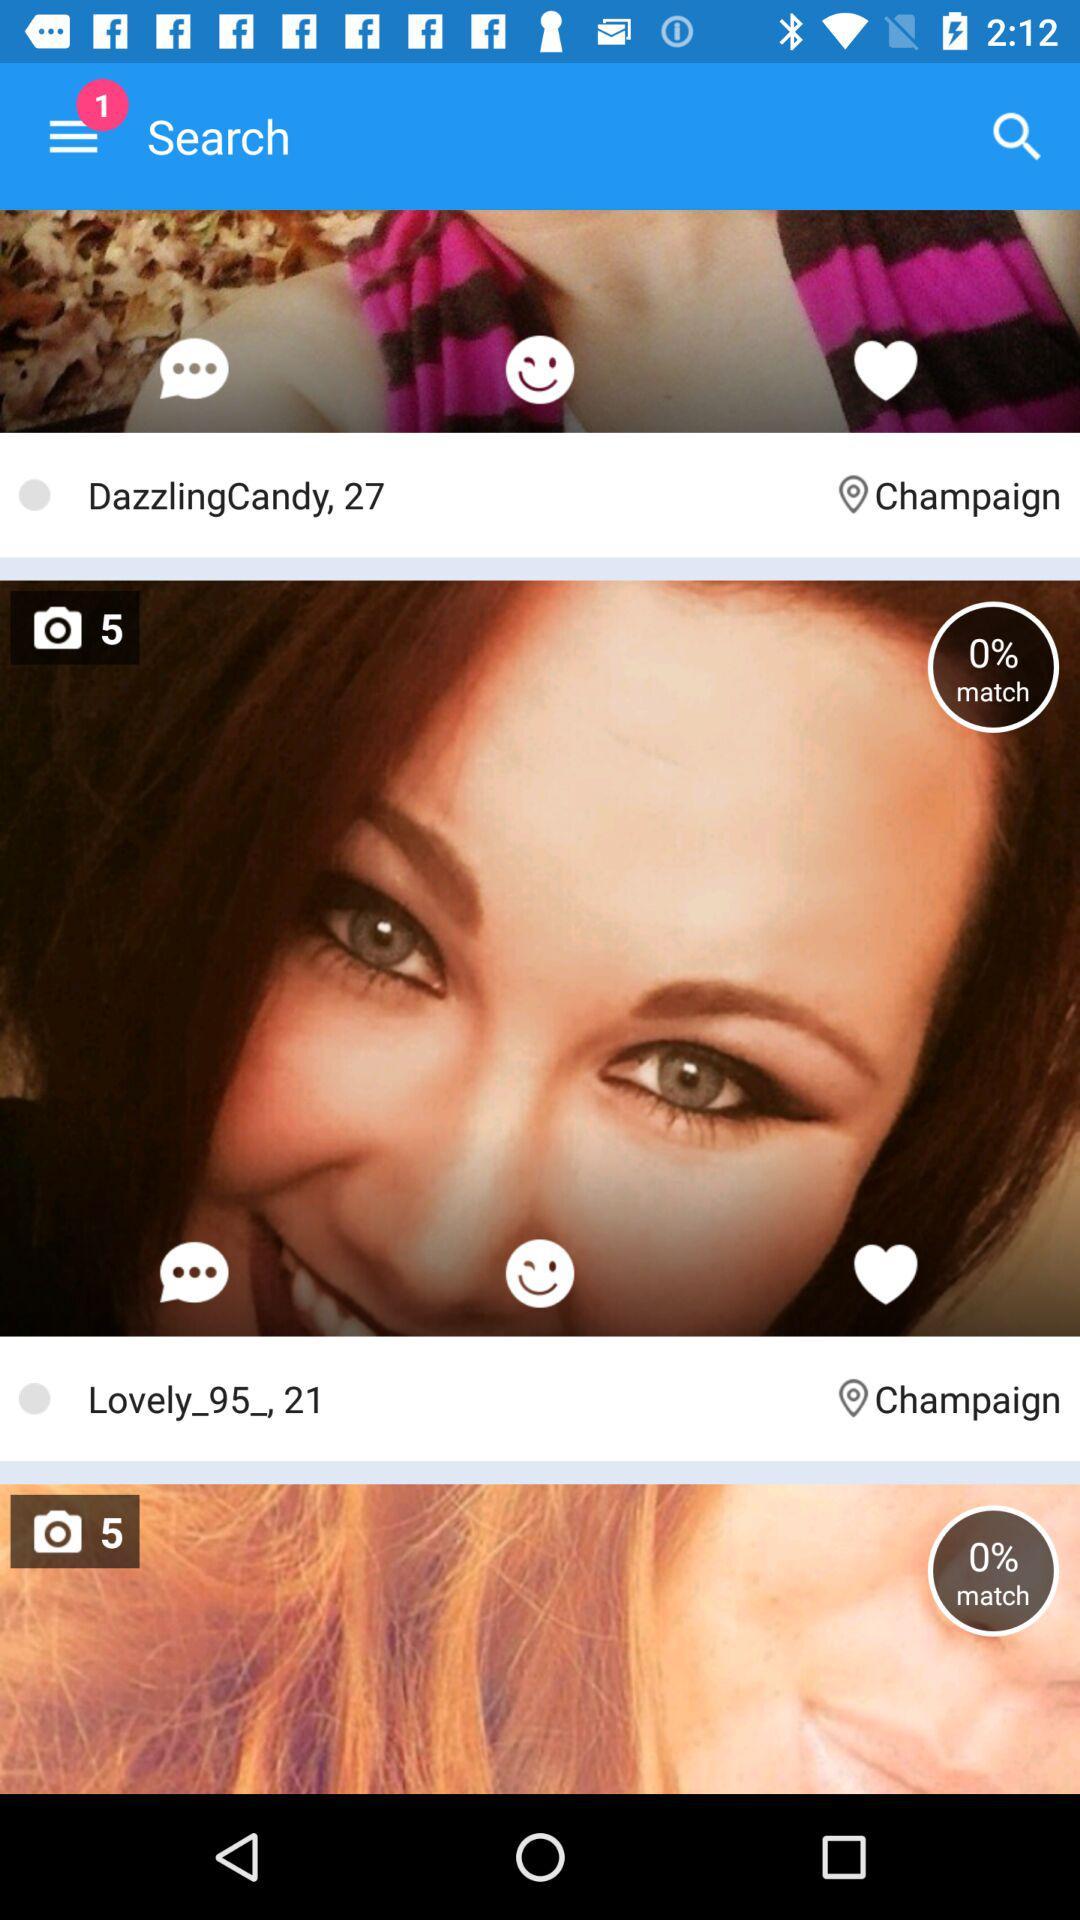 This screenshot has height=1920, width=1080. I want to click on icon to the left of the champaign, so click(450, 1397).